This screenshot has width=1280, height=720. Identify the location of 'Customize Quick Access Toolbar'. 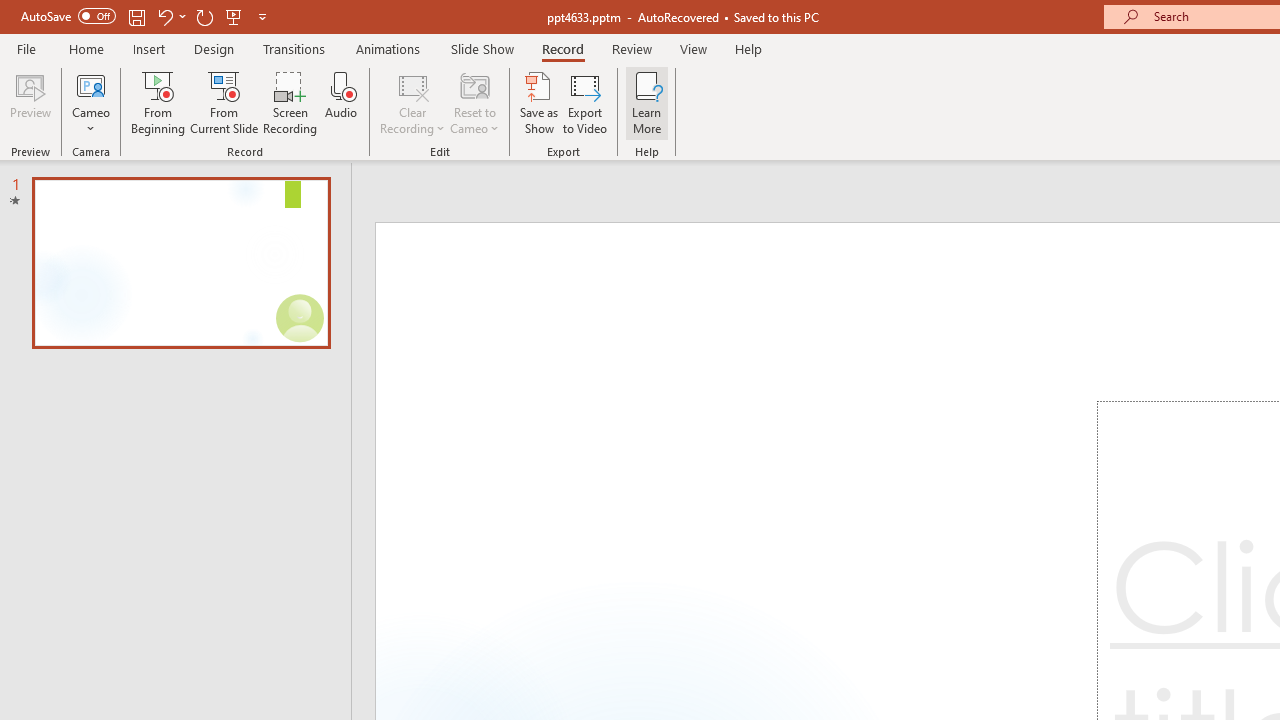
(262, 16).